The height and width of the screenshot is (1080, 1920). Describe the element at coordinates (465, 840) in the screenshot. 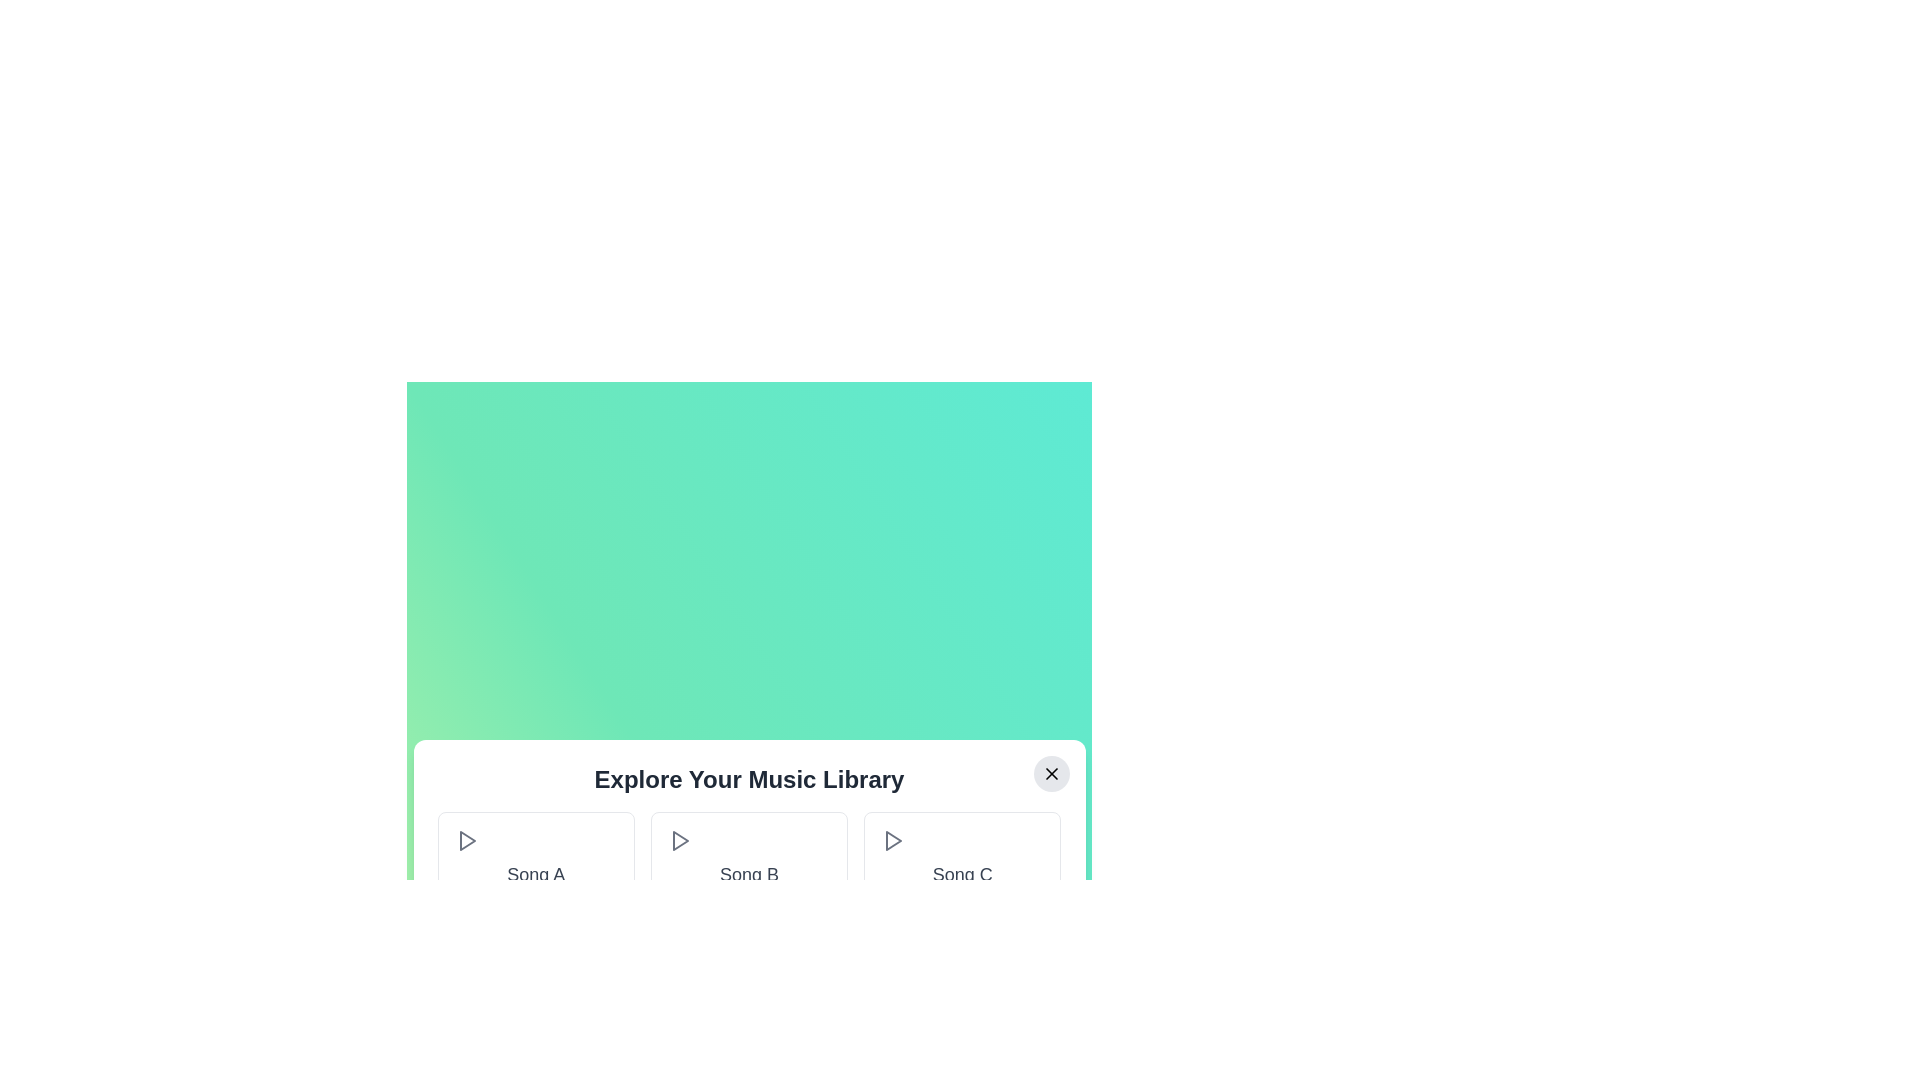

I see `play button next to the song Song A to play it` at that location.